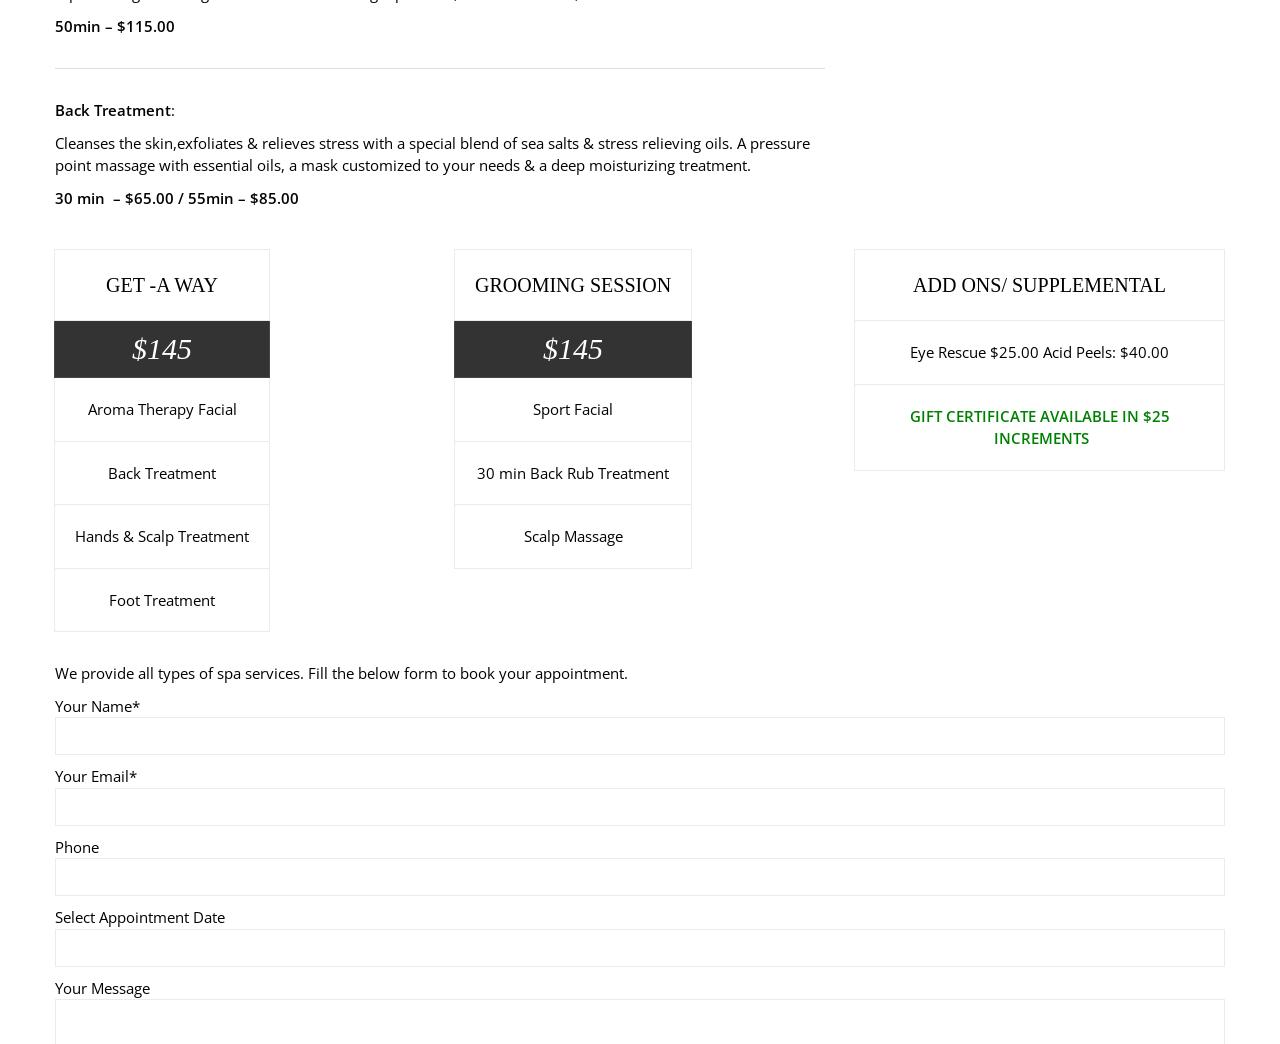 This screenshot has width=1280, height=1044. Describe the element at coordinates (431, 152) in the screenshot. I see `'Cleanses the skin,exfoliates & relieves stress with a special blend of sea salts & stress relieving oils. A pressure point massage with essential oils, a mask customized to your needs & a deep moisturizing treatment.'` at that location.